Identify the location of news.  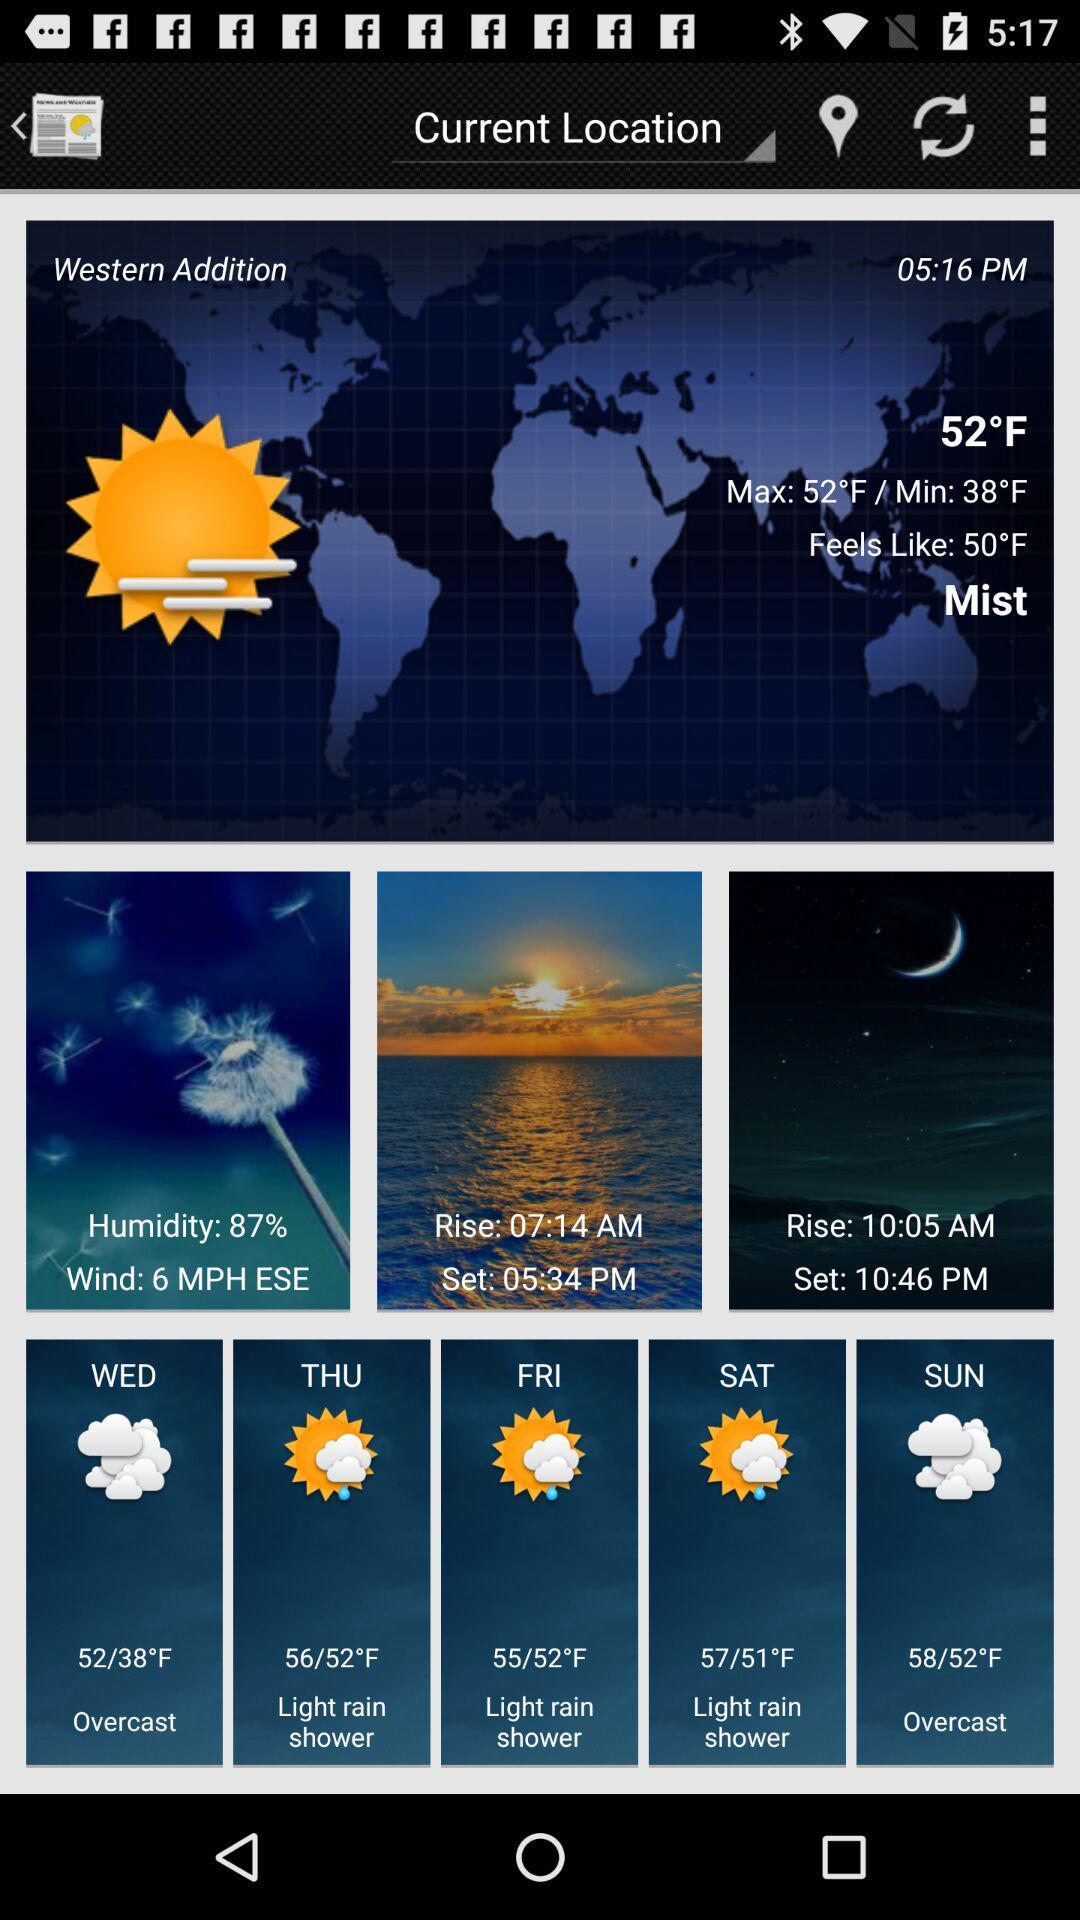
(64, 124).